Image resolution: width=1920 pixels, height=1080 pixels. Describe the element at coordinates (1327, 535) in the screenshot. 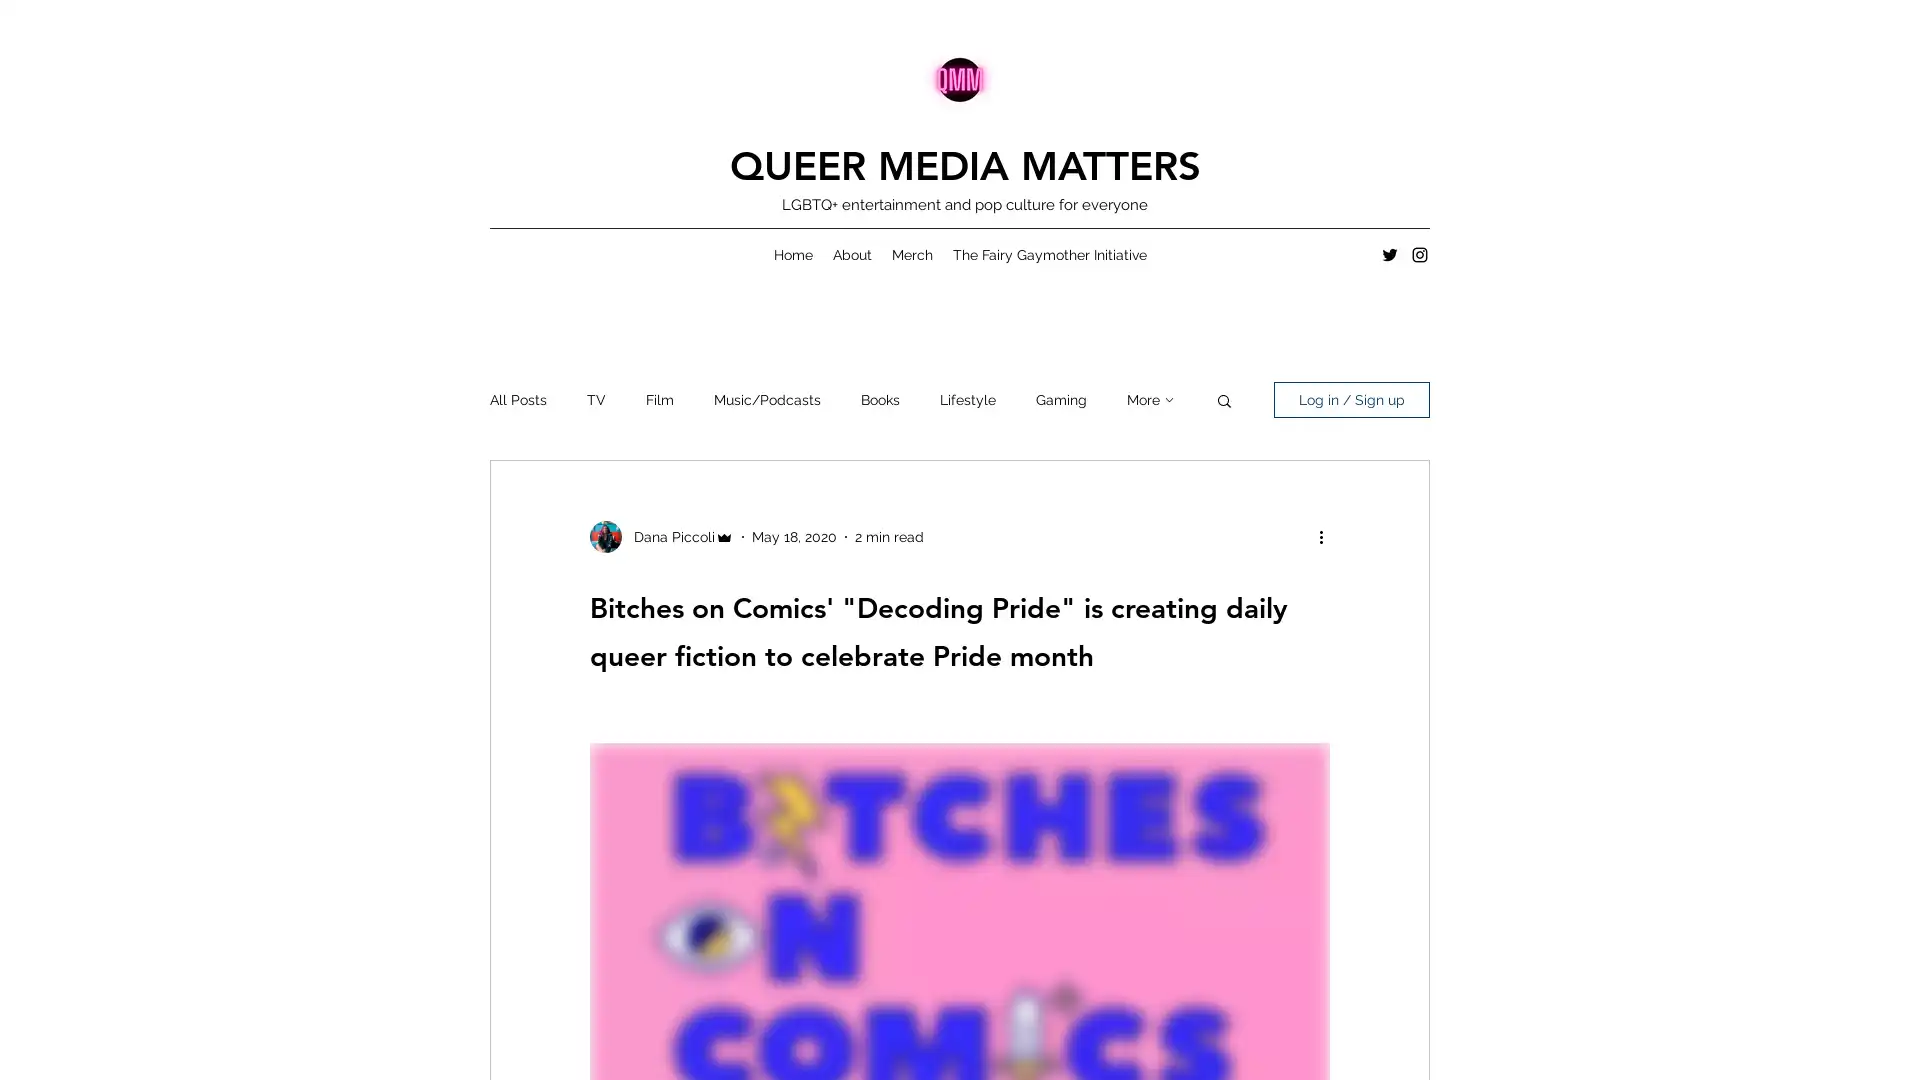

I see `More actions` at that location.